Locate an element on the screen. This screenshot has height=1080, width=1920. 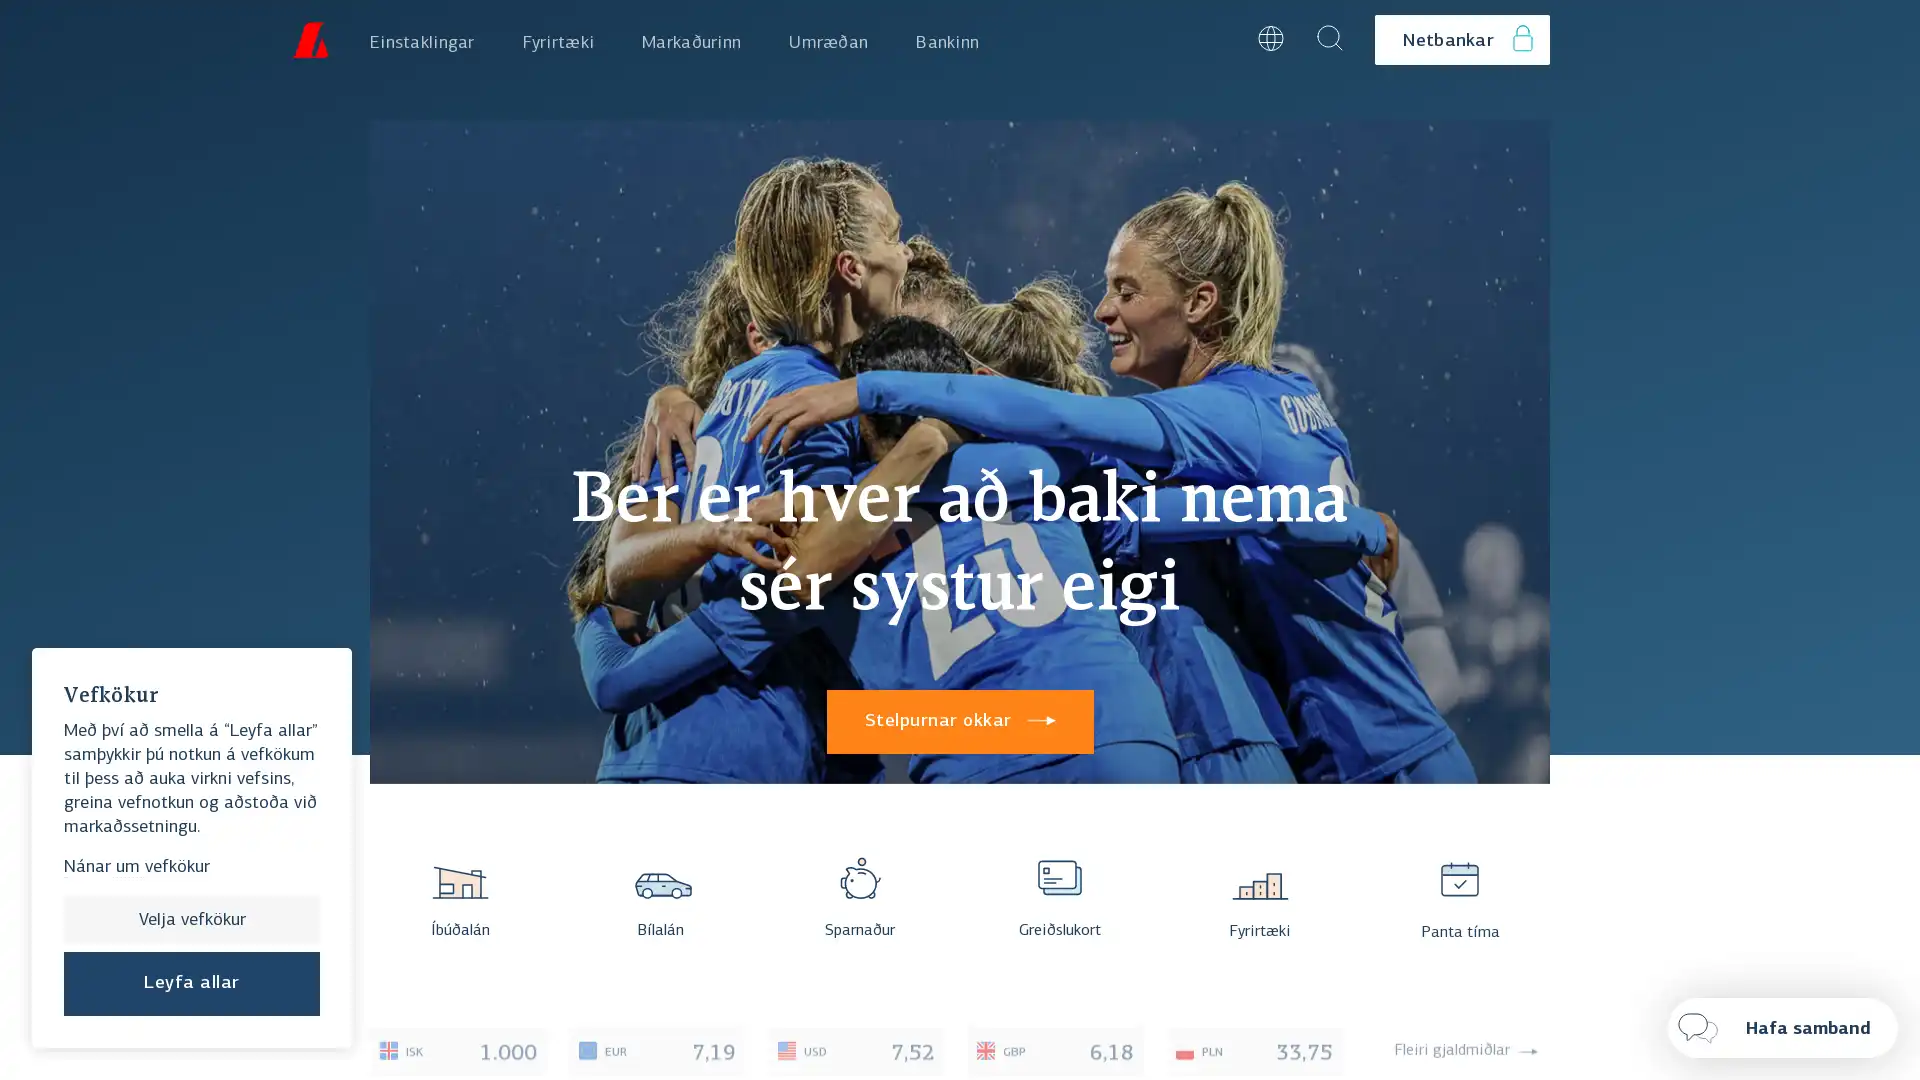
Hafa samband is located at coordinates (1782, 1028).